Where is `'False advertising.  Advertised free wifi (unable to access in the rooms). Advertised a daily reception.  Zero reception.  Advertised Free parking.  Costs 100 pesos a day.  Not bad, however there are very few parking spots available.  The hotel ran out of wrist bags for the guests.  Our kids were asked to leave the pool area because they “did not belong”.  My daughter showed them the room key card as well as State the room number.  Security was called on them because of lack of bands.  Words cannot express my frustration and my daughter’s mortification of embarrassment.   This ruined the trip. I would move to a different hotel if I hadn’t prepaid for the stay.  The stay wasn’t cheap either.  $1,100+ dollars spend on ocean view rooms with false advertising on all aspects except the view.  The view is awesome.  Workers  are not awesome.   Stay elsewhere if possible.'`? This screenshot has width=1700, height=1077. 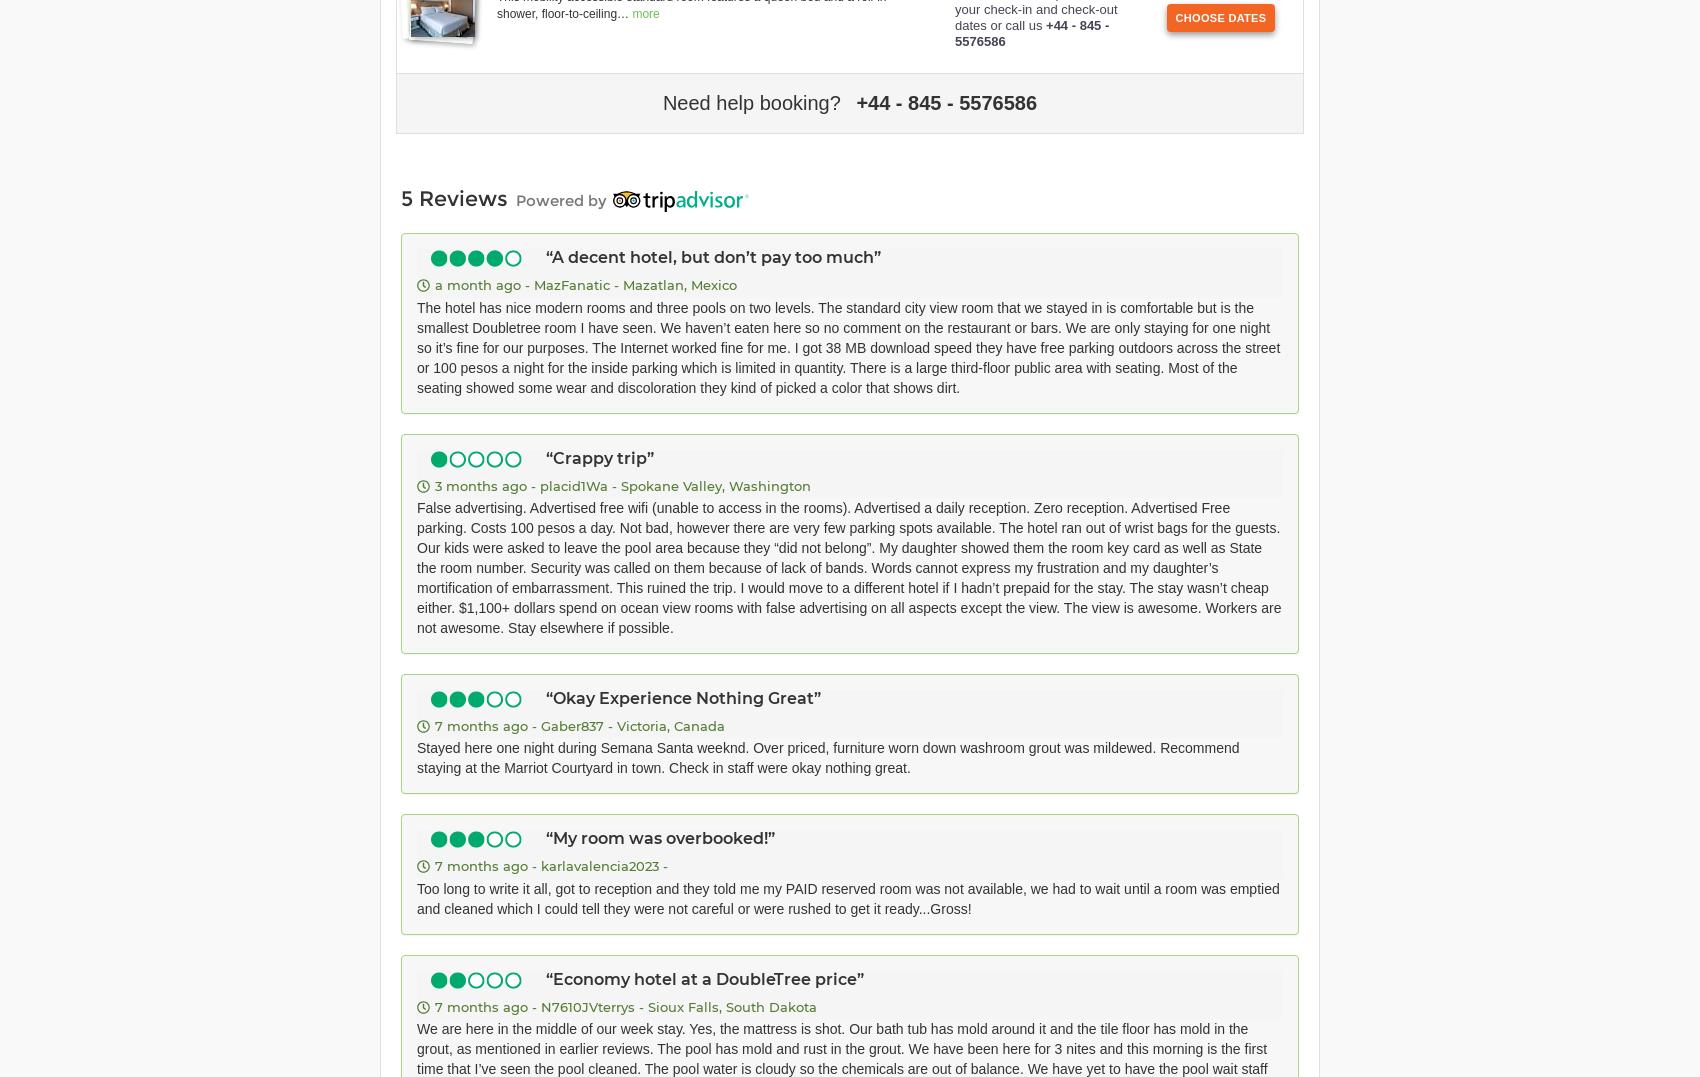
'False advertising.  Advertised free wifi (unable to access in the rooms). Advertised a daily reception.  Zero reception.  Advertised Free parking.  Costs 100 pesos a day.  Not bad, however there are very few parking spots available.  The hotel ran out of wrist bags for the guests.  Our kids were asked to leave the pool area because they “did not belong”.  My daughter showed them the room key card as well as State the room number.  Security was called on them because of lack of bands.  Words cannot express my frustration and my daughter’s mortification of embarrassment.   This ruined the trip. I would move to a different hotel if I hadn’t prepaid for the stay.  The stay wasn’t cheap either.  $1,100+ dollars spend on ocean view rooms with false advertising on all aspects except the view.  The view is awesome.  Workers  are not awesome.   Stay elsewhere if possible.' is located at coordinates (847, 567).